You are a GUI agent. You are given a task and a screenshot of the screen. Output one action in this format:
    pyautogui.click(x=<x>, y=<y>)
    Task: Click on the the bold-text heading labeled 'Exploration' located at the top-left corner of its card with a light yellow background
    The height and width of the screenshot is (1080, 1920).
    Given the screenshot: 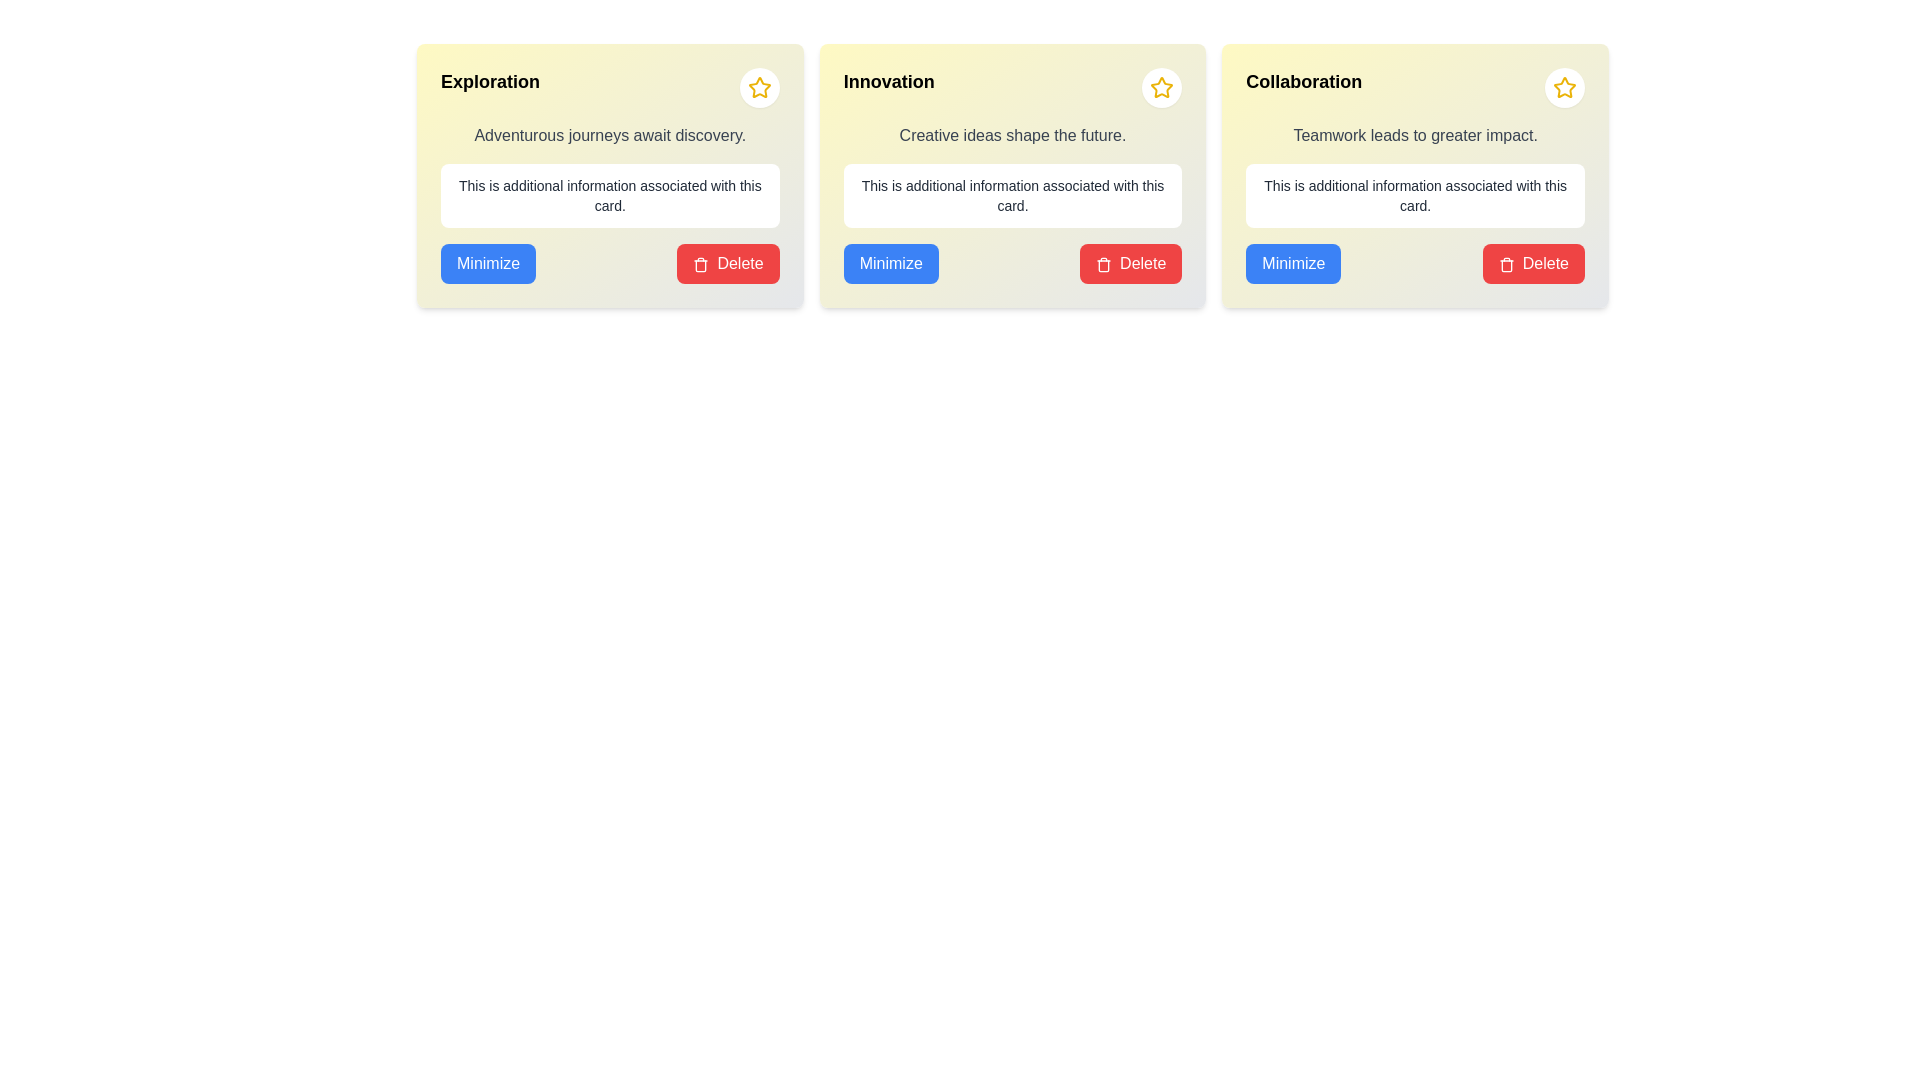 What is the action you would take?
    pyautogui.click(x=490, y=87)
    